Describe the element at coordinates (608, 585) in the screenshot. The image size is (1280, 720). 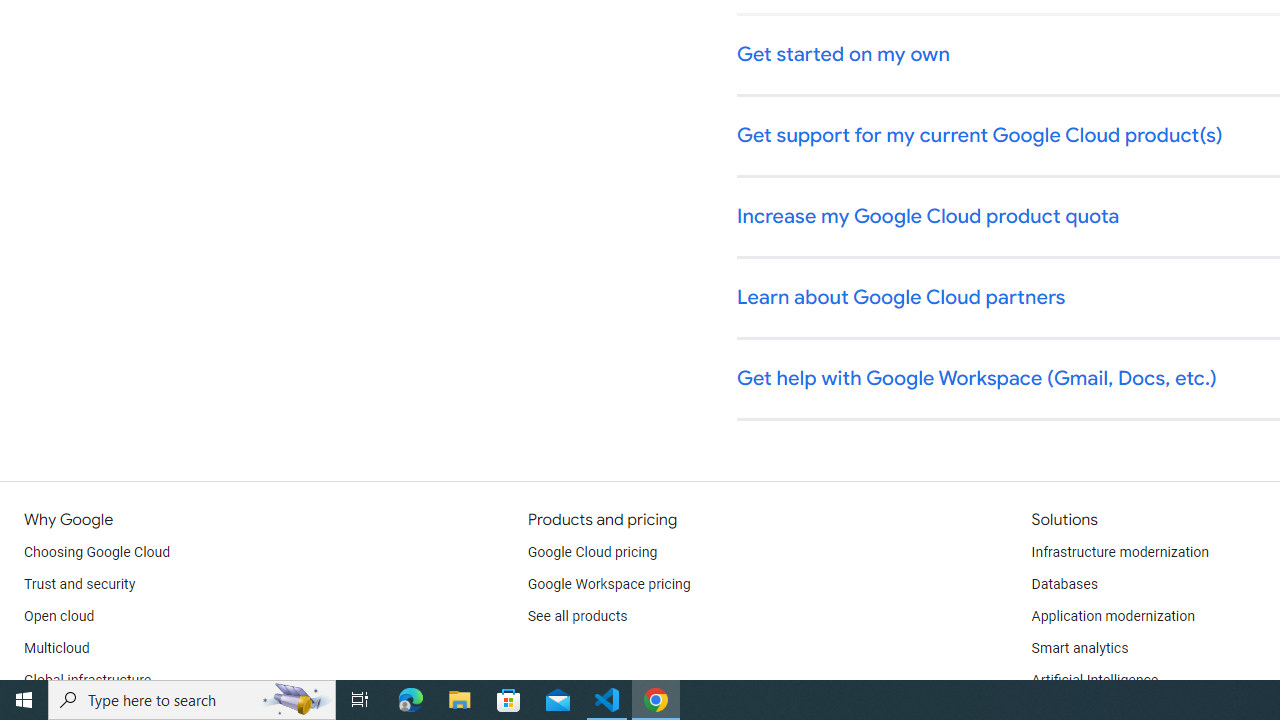
I see `'Google Workspace pricing'` at that location.